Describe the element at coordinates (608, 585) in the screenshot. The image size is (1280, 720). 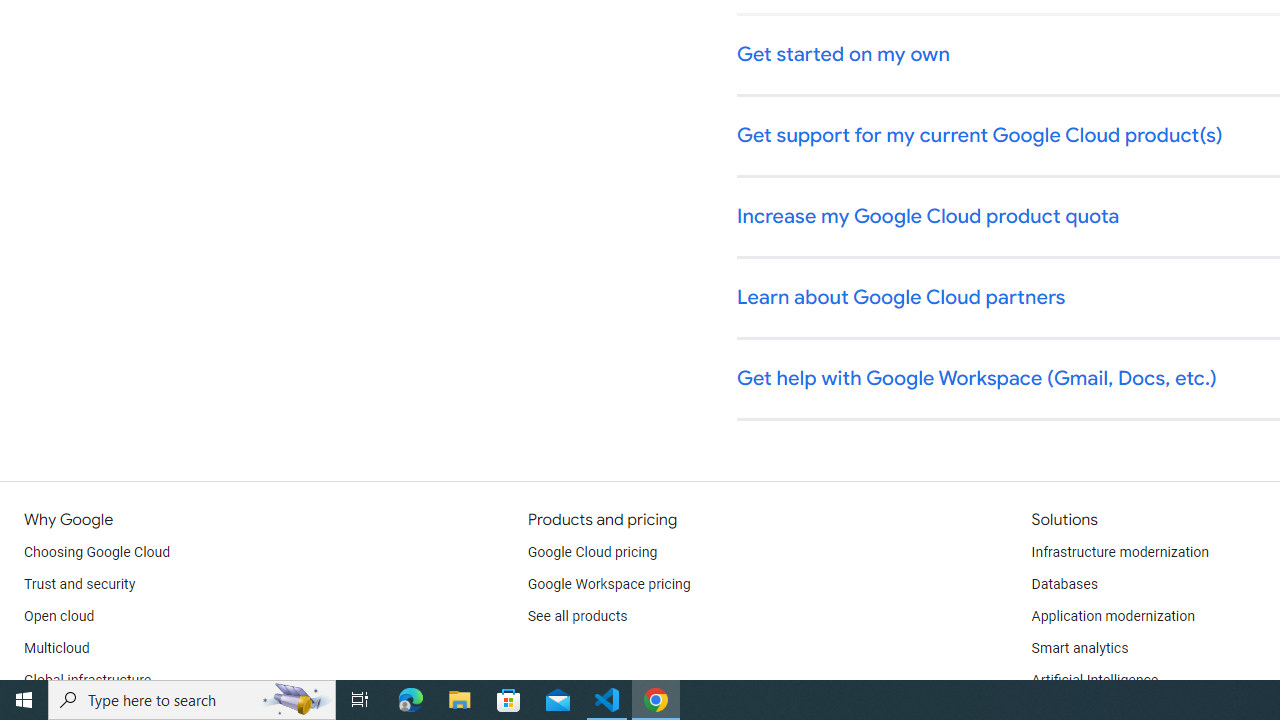
I see `'Google Workspace pricing'` at that location.